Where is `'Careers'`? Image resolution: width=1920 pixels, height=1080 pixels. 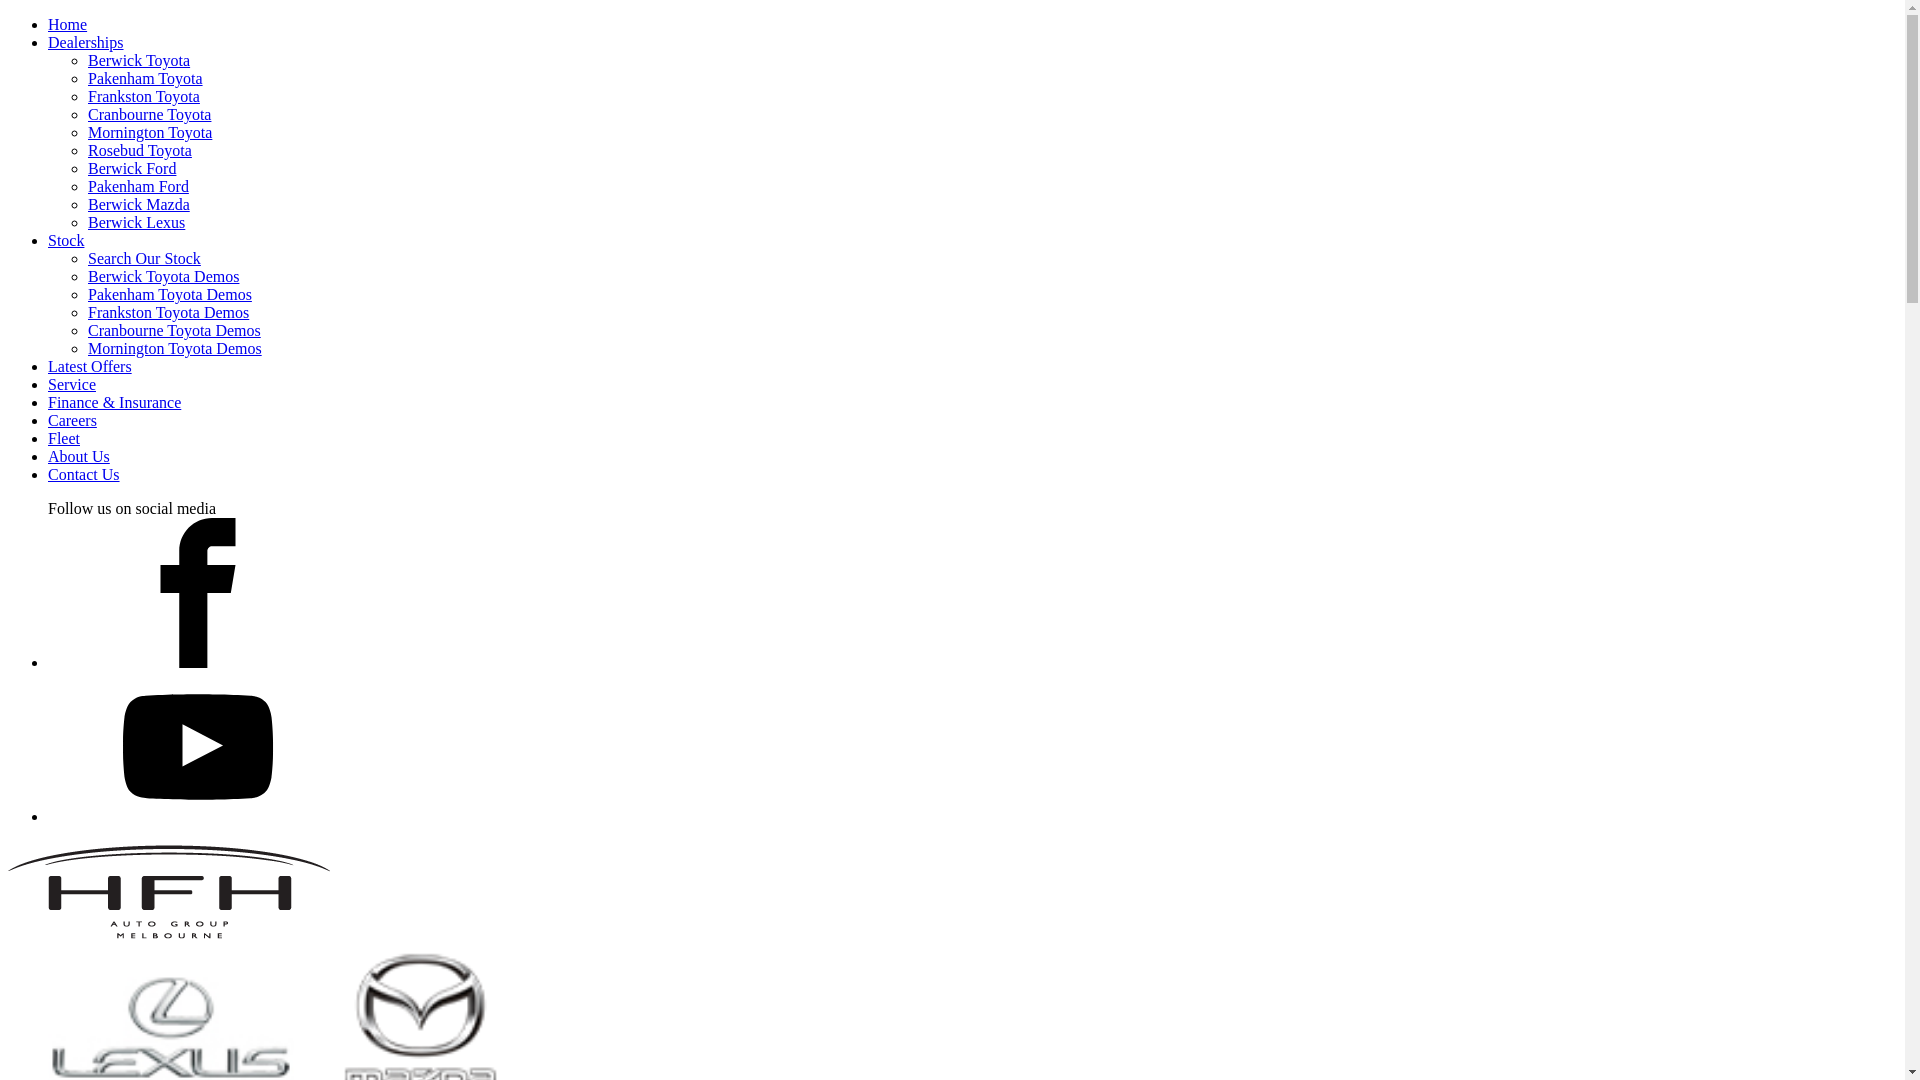
'Careers' is located at coordinates (72, 419).